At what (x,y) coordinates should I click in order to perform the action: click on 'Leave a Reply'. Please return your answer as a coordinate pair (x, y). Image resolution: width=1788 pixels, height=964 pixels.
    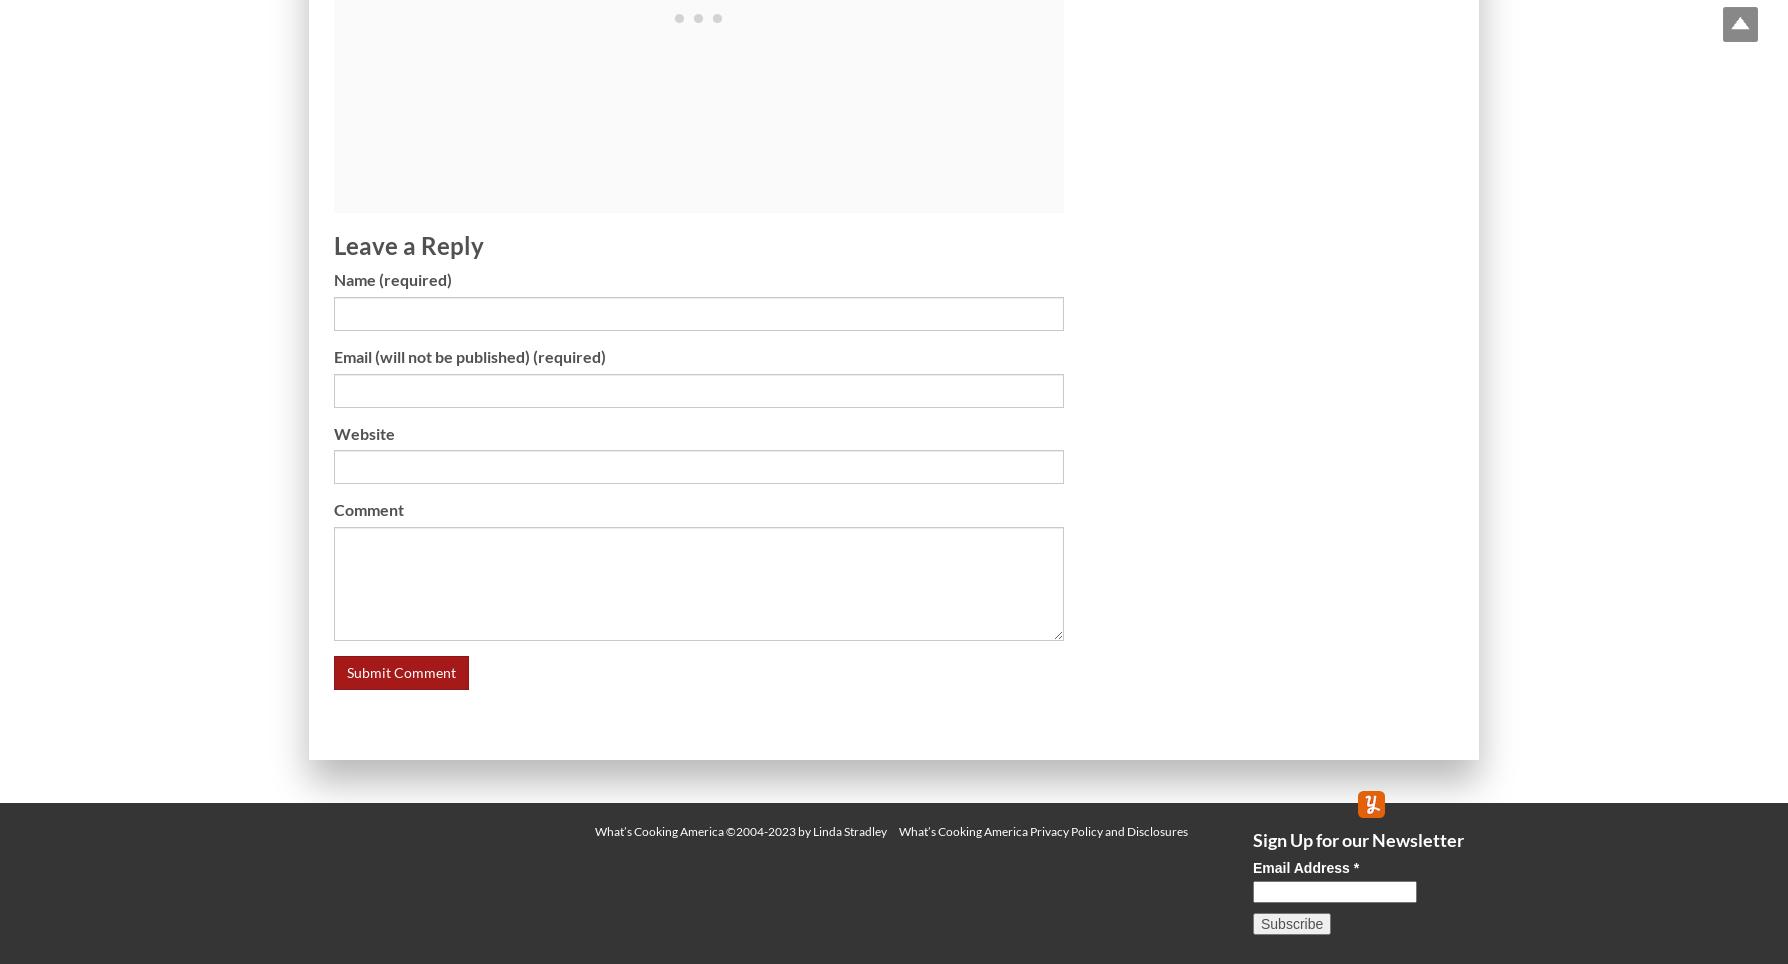
    Looking at the image, I should click on (407, 243).